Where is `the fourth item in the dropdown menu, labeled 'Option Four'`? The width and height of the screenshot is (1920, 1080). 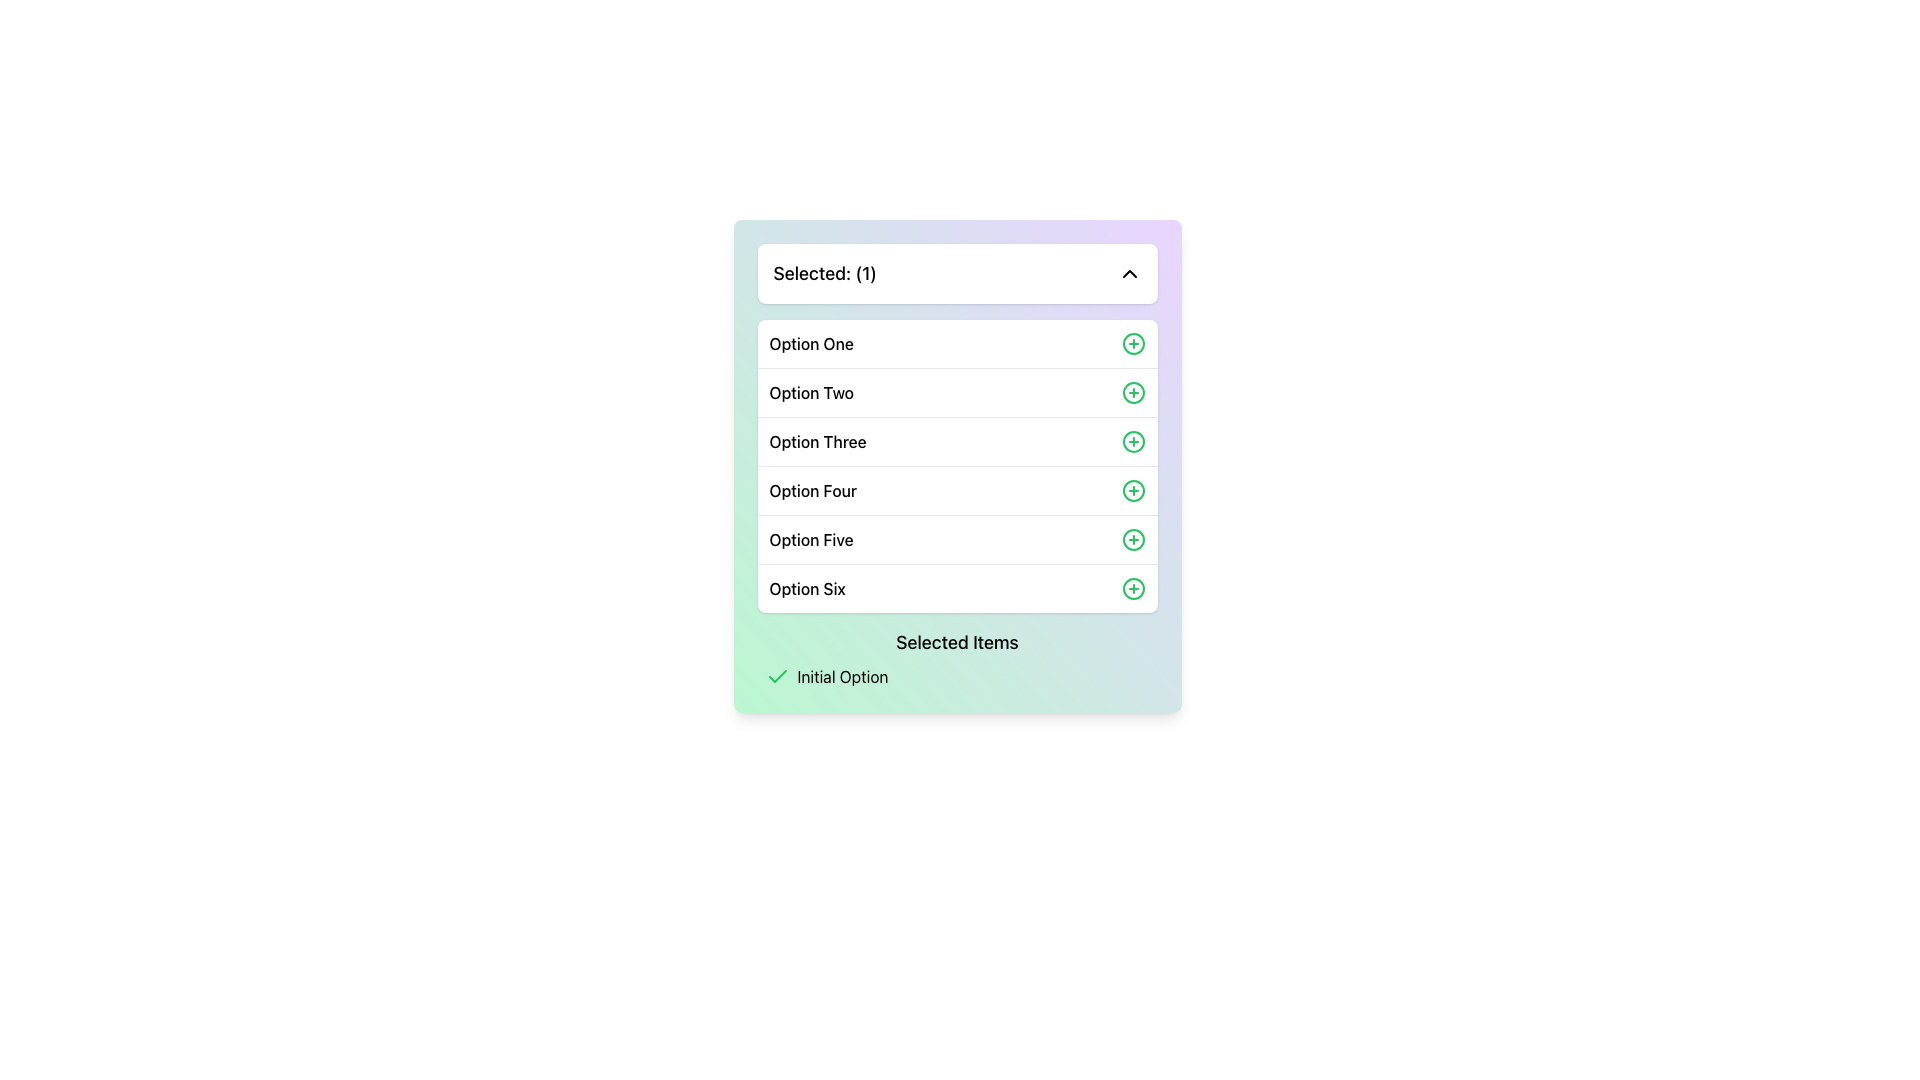 the fourth item in the dropdown menu, labeled 'Option Four' is located at coordinates (956, 490).